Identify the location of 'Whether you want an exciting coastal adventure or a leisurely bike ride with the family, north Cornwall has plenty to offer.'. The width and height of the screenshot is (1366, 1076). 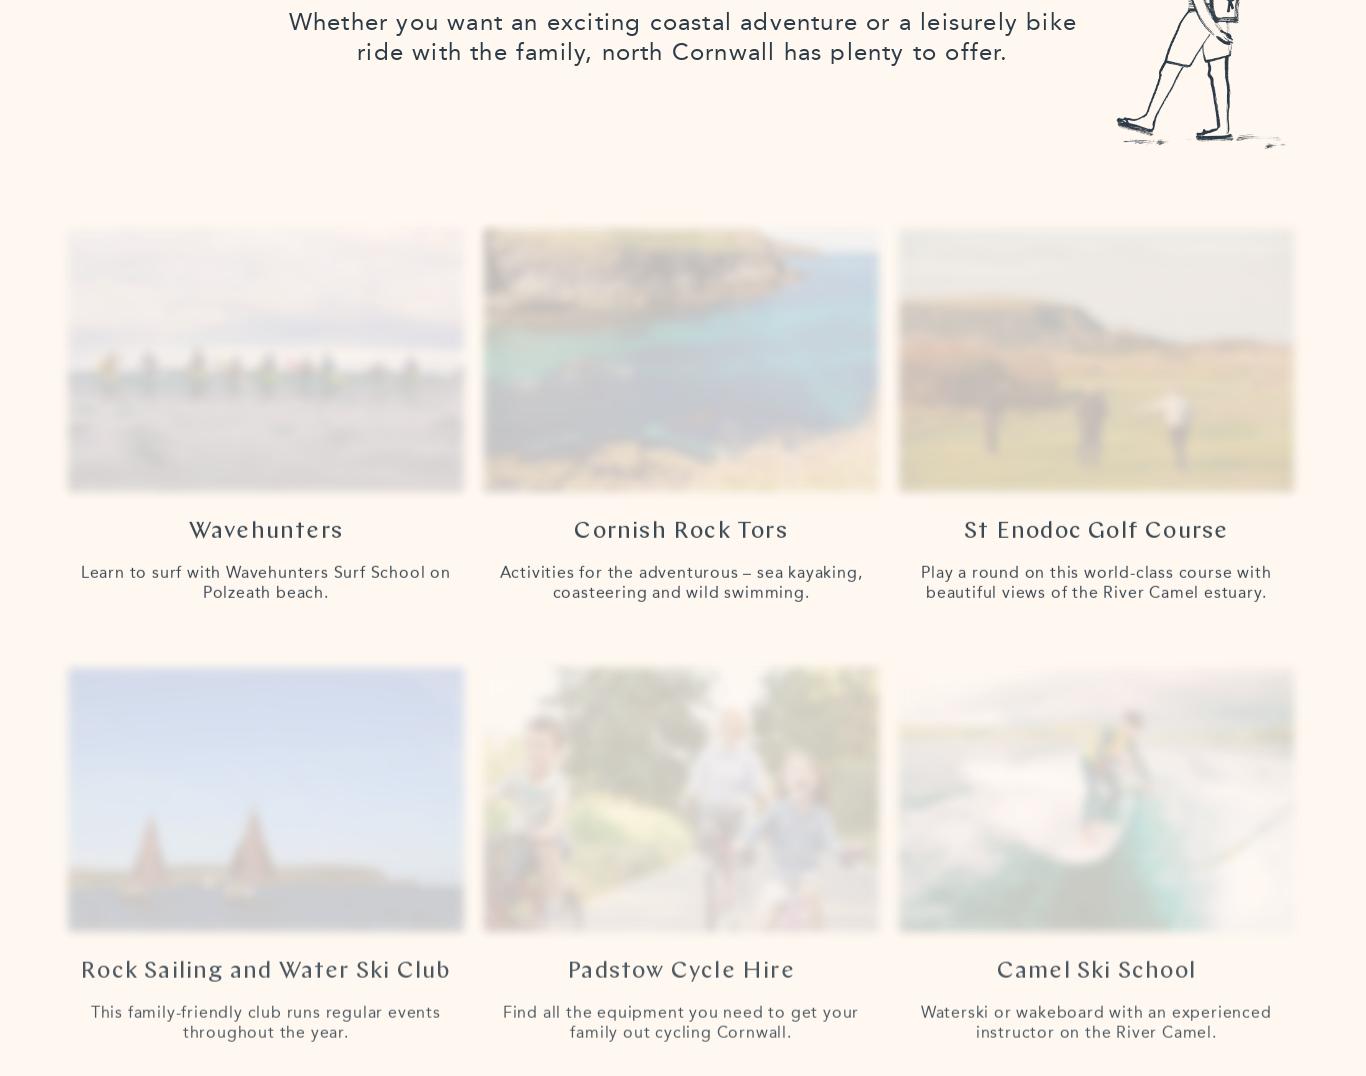
(681, 36).